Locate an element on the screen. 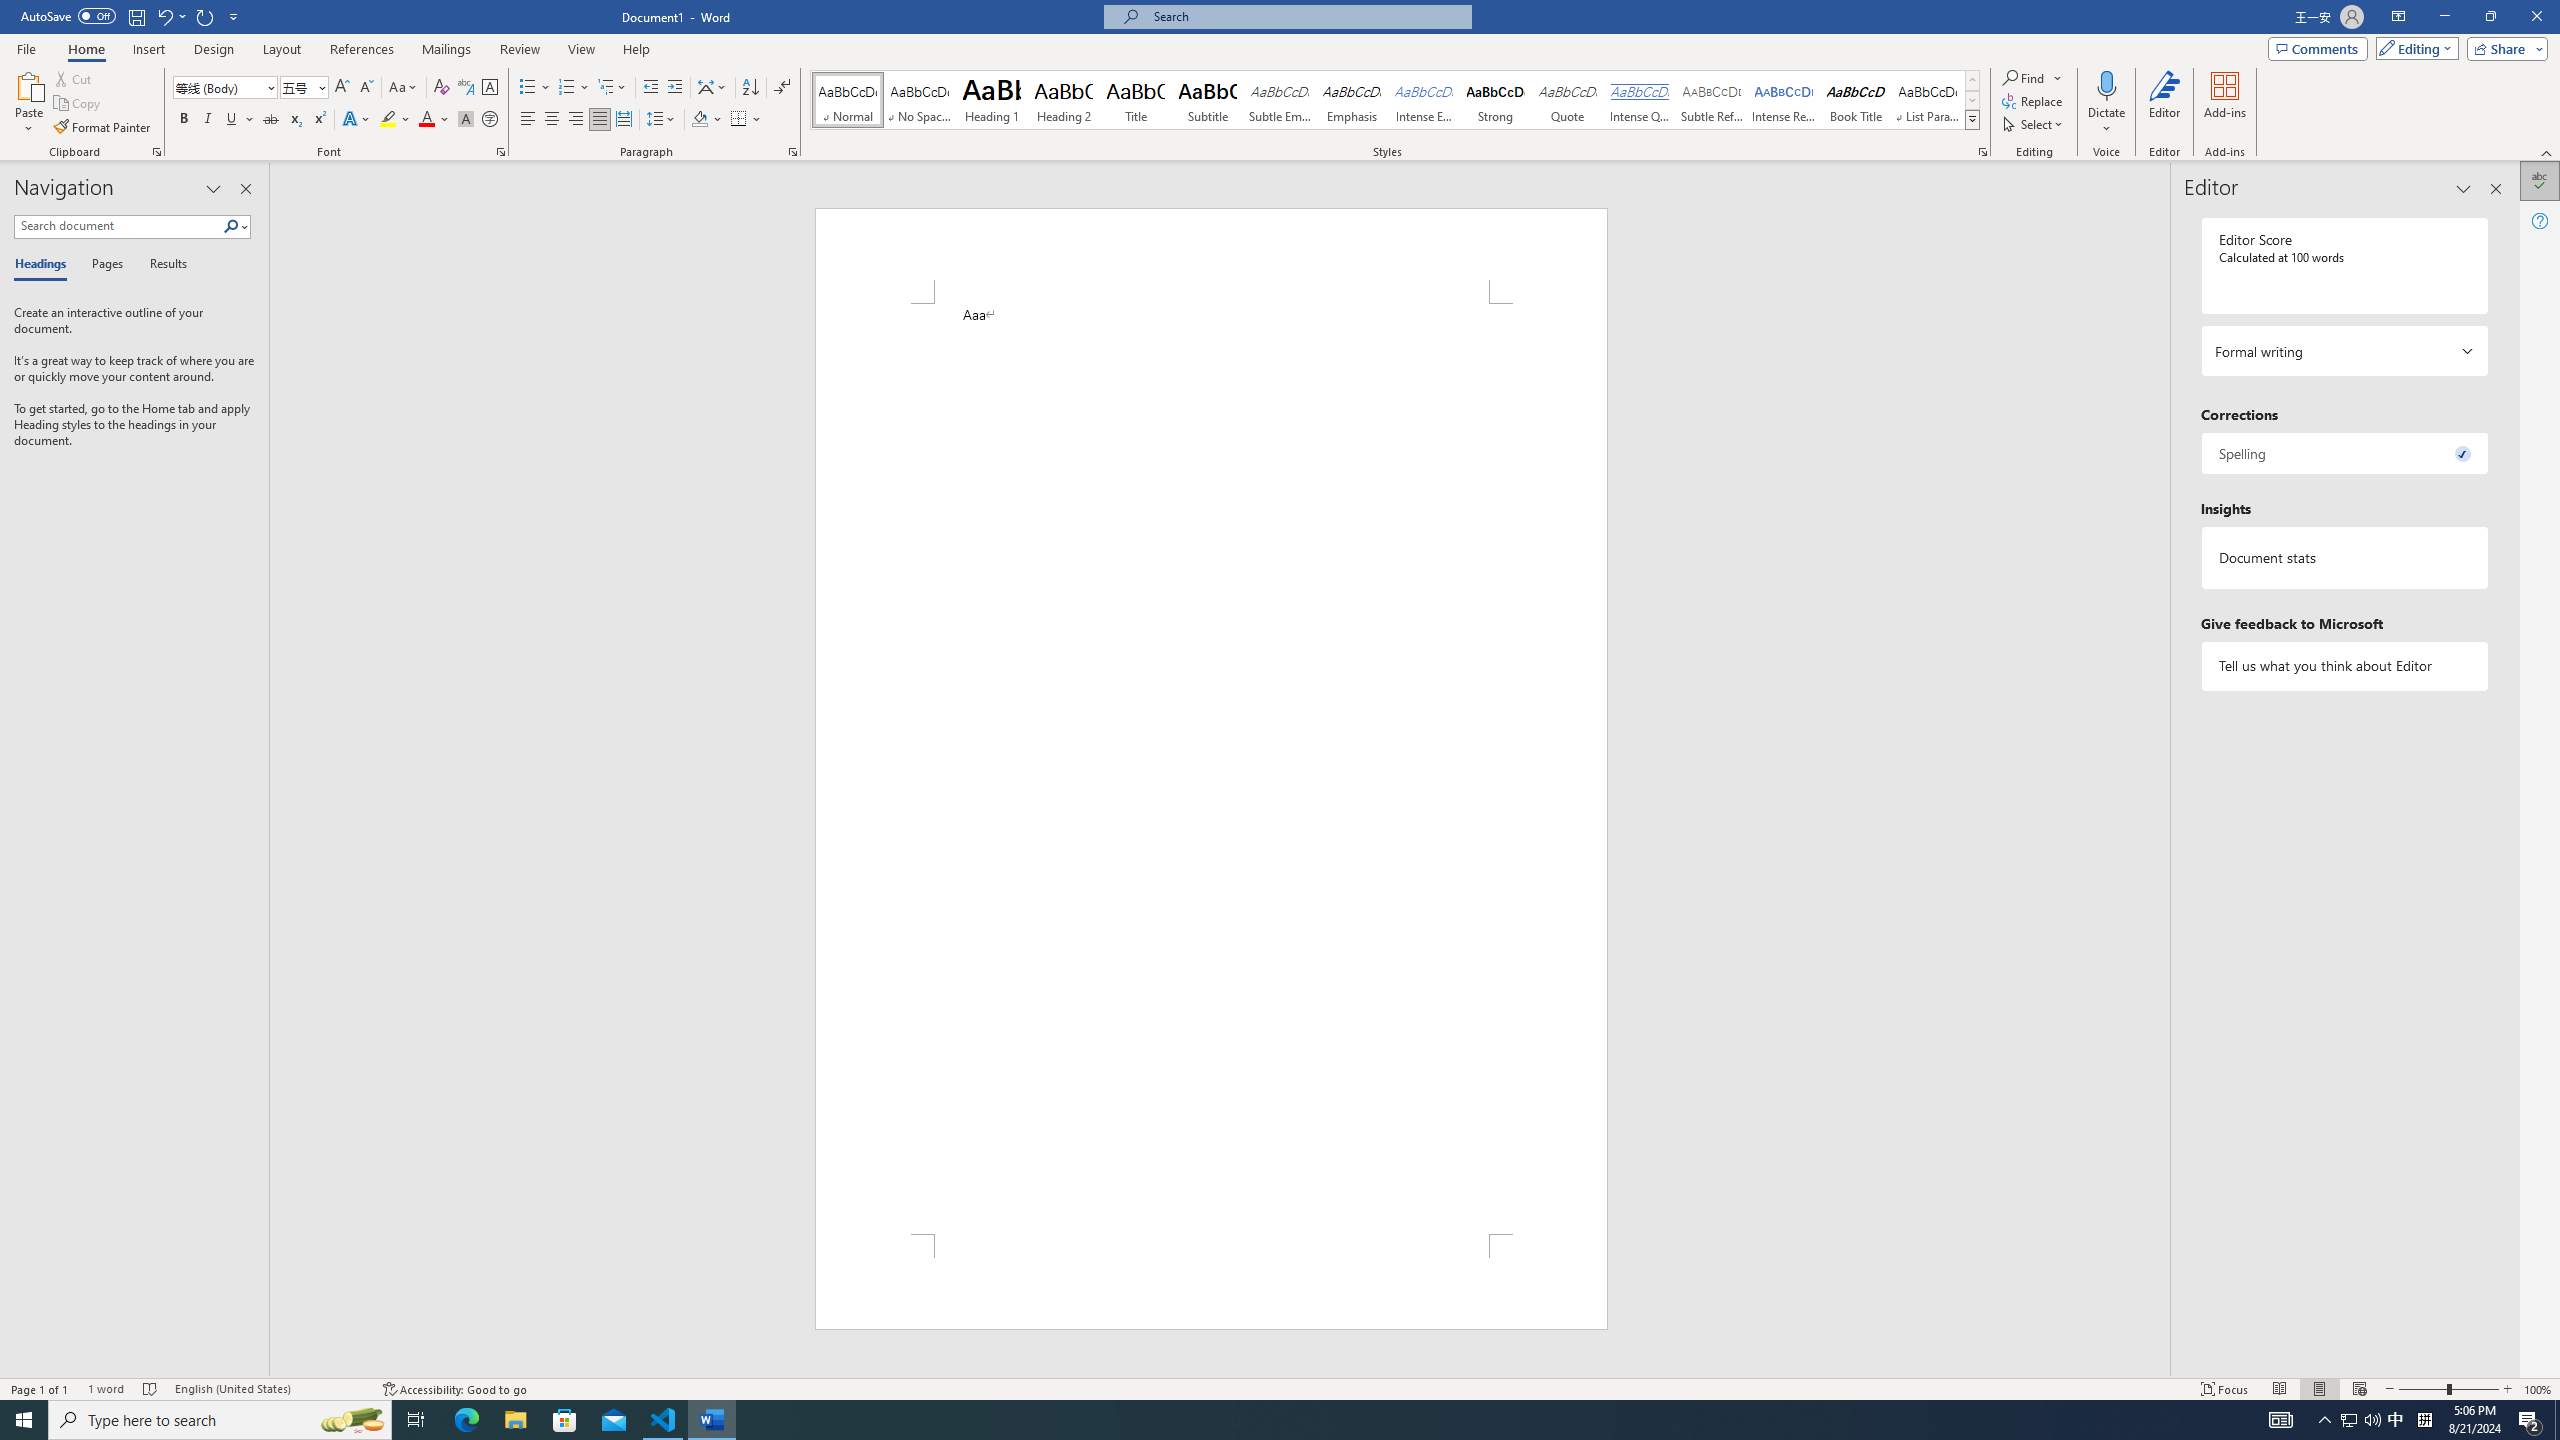 The width and height of the screenshot is (2560, 1440). 'Subtle Reference' is located at coordinates (1712, 99).